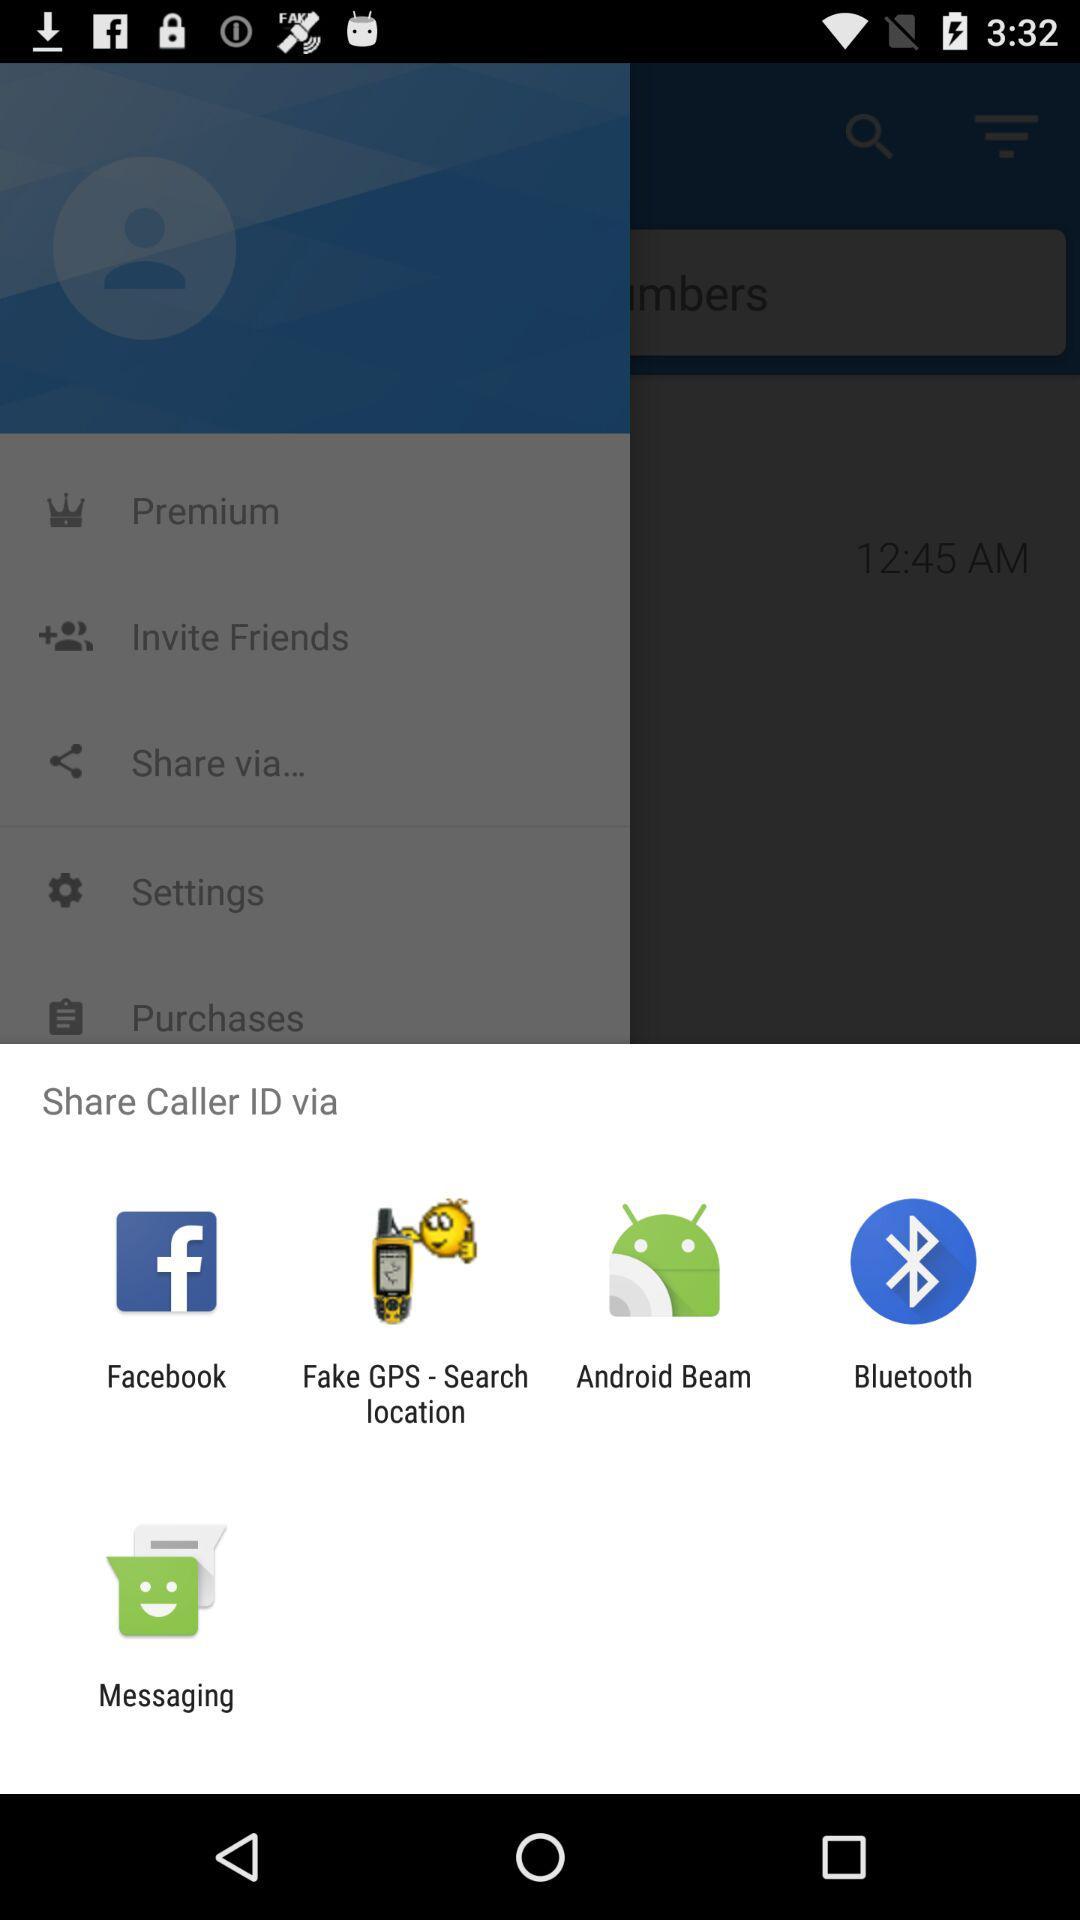 The image size is (1080, 1920). What do you see at coordinates (165, 1392) in the screenshot?
I see `the item next to fake gps search` at bounding box center [165, 1392].